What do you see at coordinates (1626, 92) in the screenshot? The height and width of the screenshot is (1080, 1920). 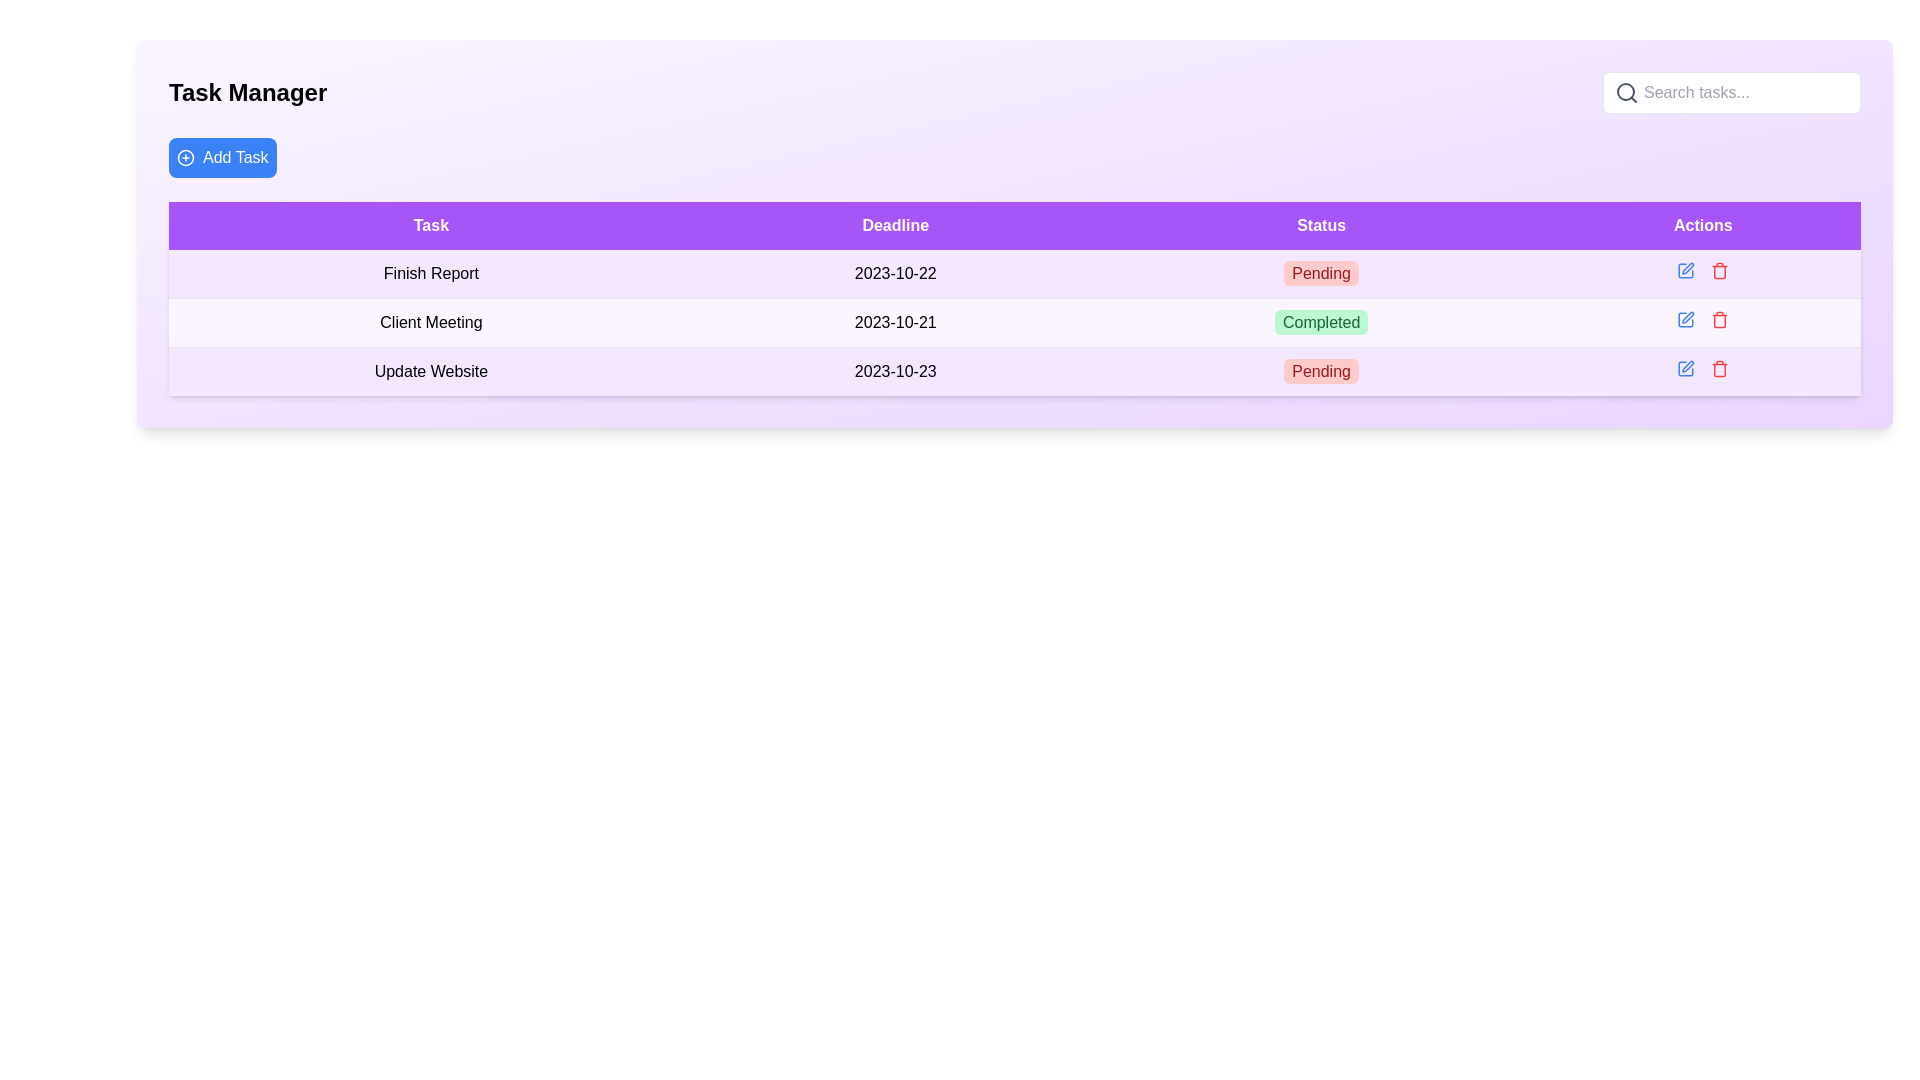 I see `the central circle element of the search icon located at the upper-right corner of the interface` at bounding box center [1626, 92].